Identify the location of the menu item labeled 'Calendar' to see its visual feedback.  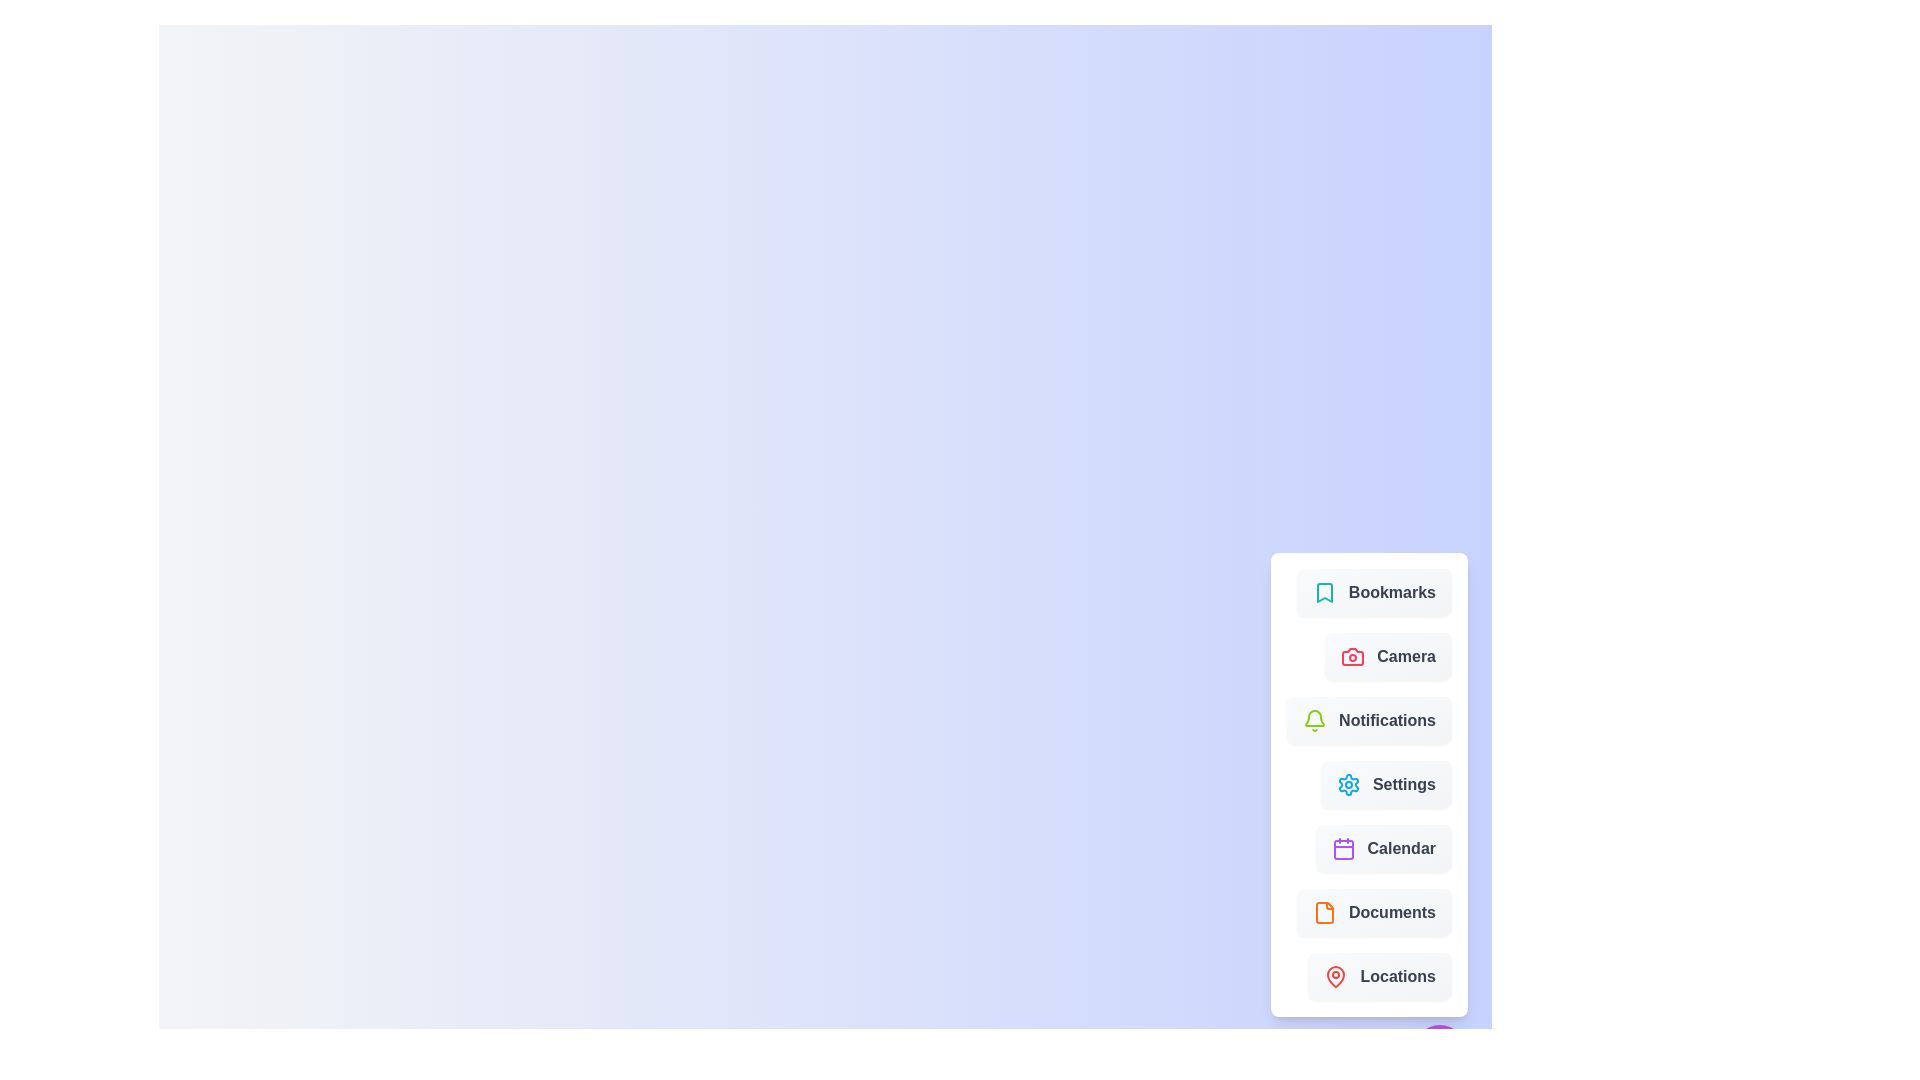
(1381, 848).